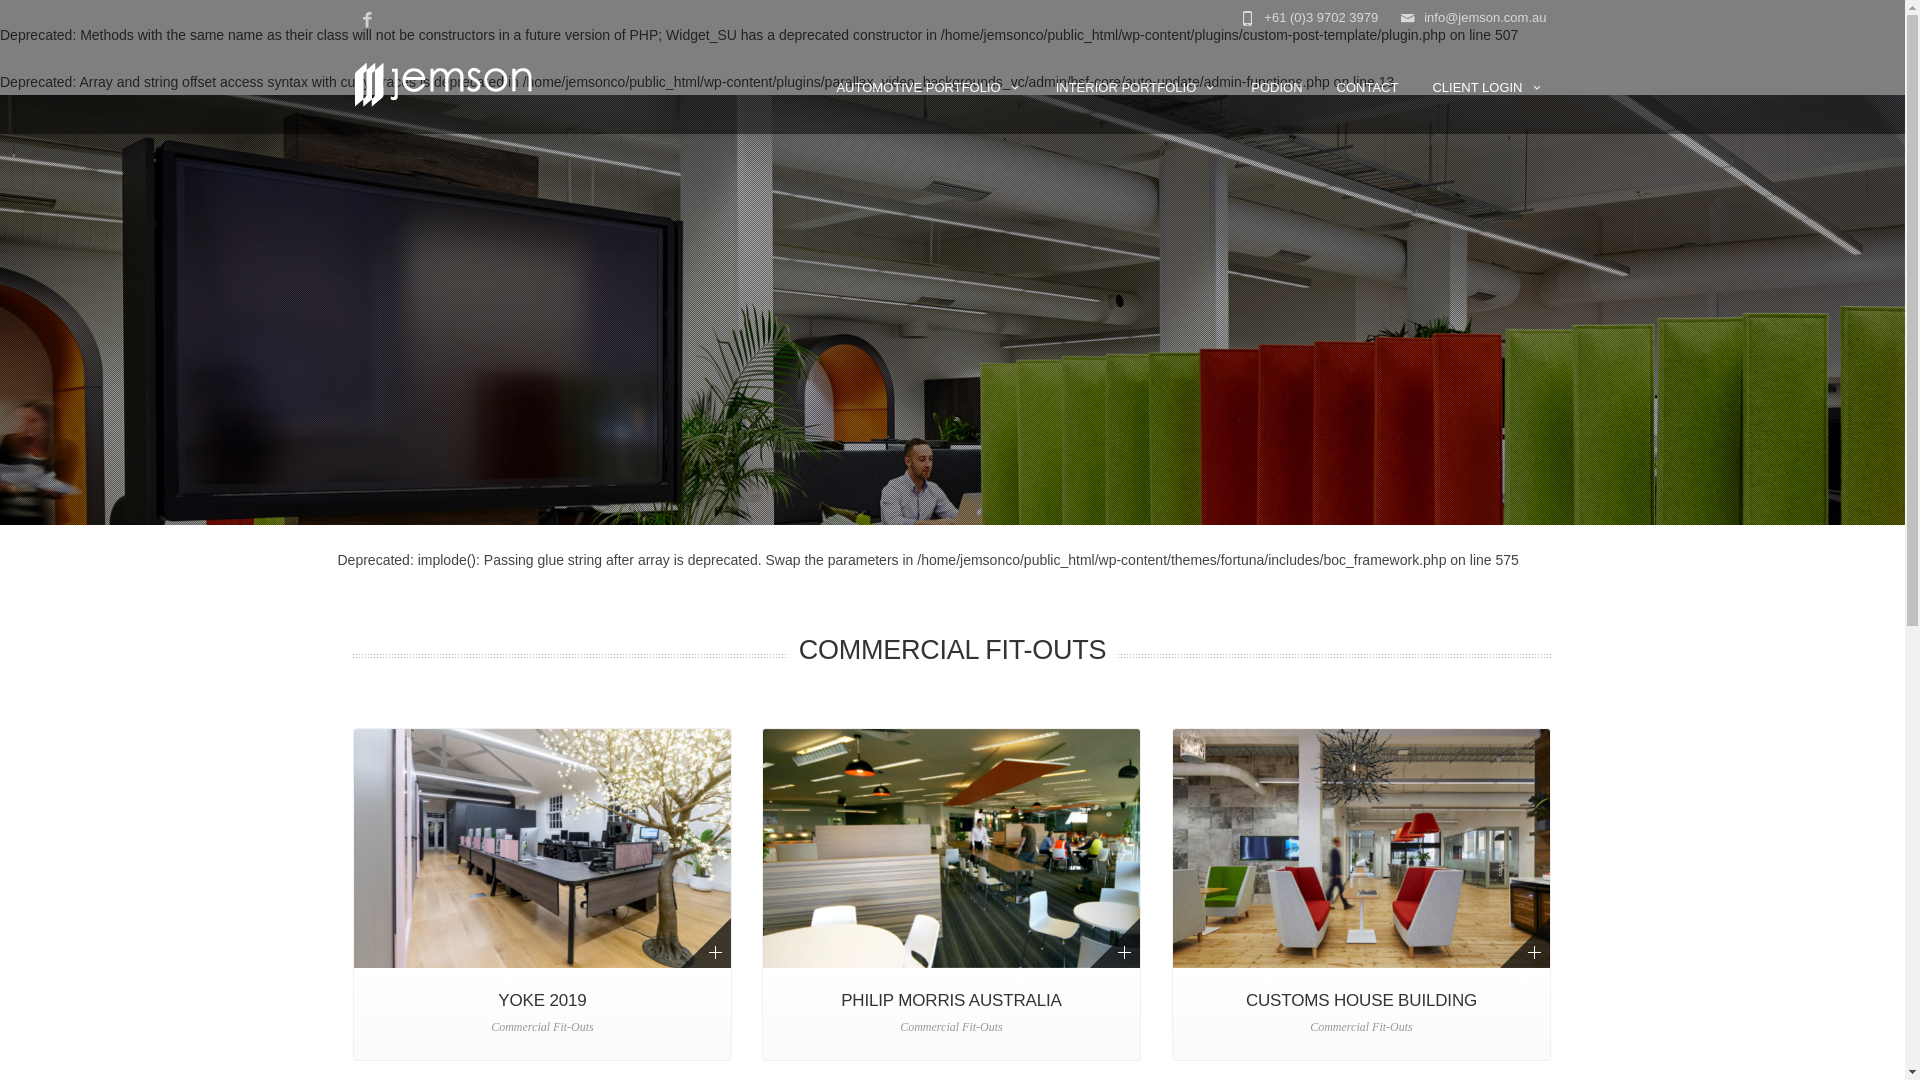  What do you see at coordinates (1137, 84) in the screenshot?
I see `'INTERIOR PORTFOLIO'` at bounding box center [1137, 84].